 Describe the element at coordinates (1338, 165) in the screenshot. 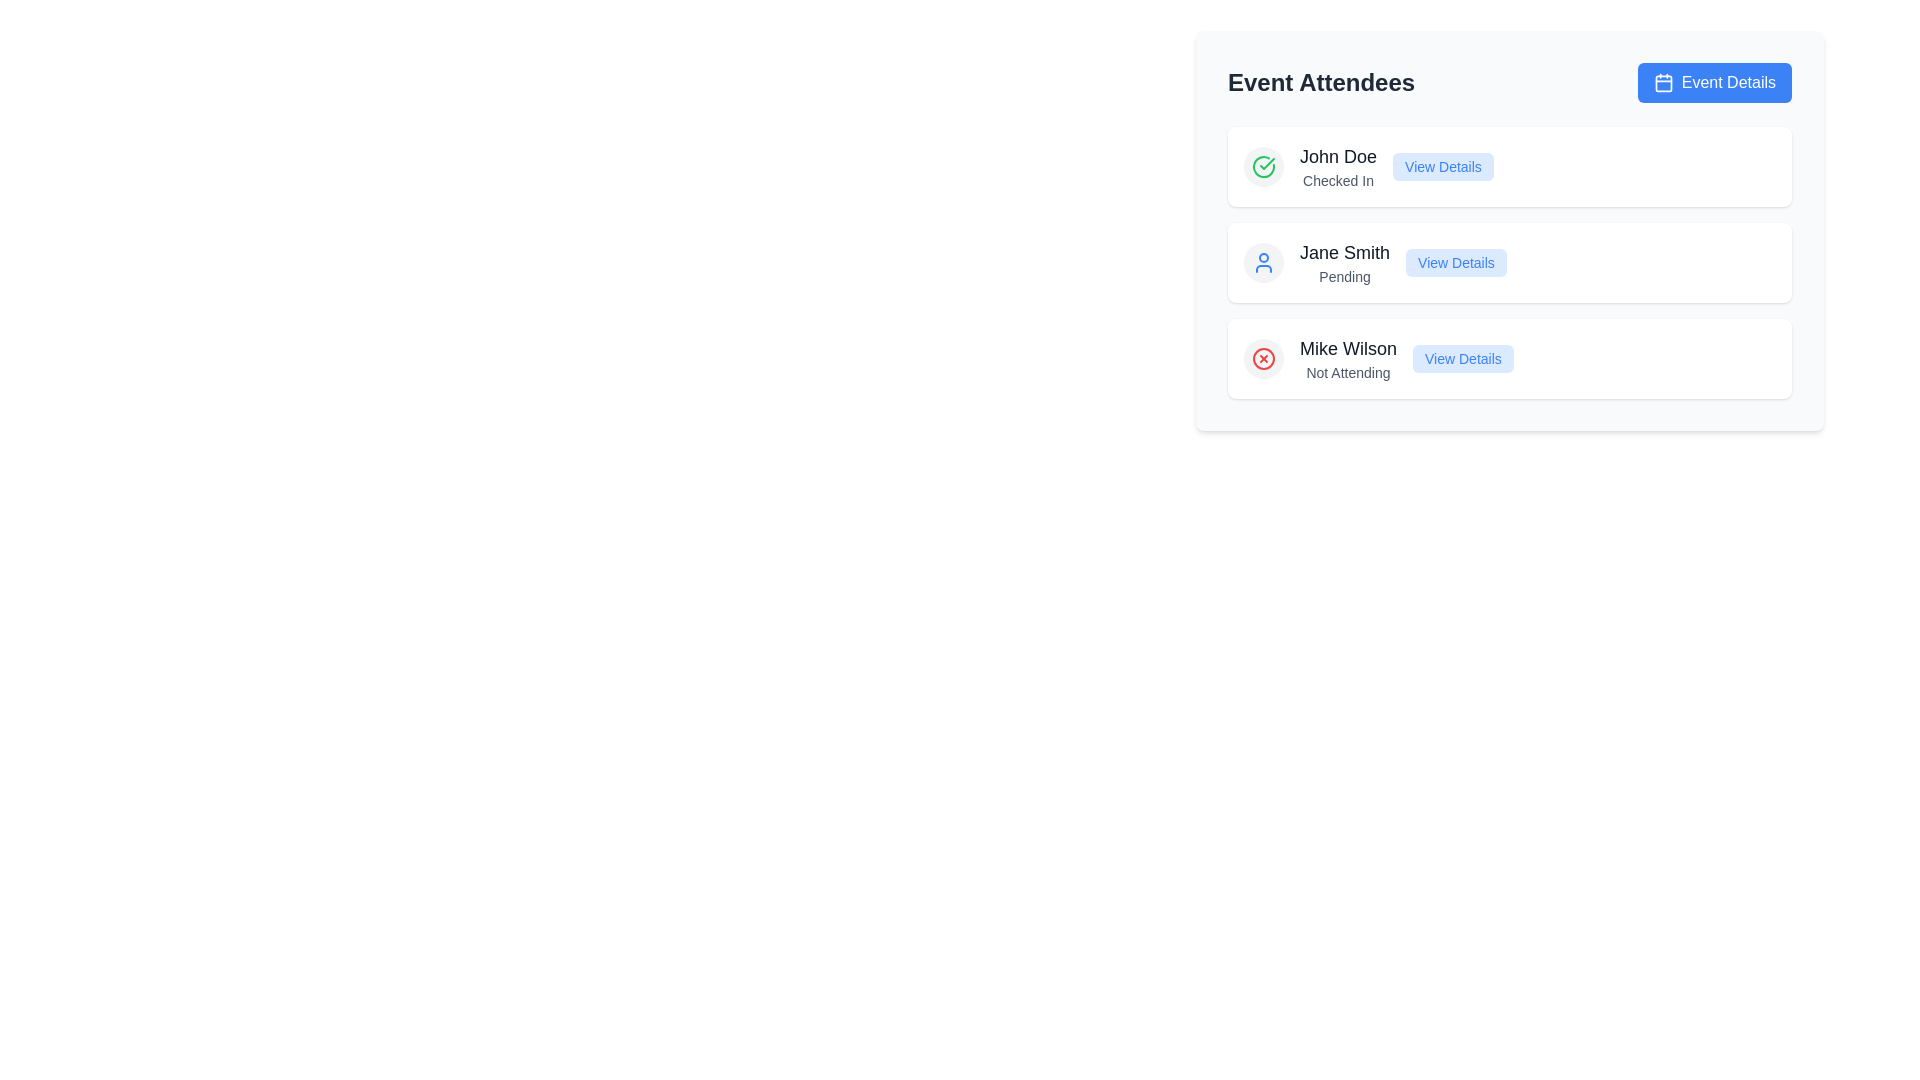

I see `text displayed in the text block containing 'John Doe' and 'Checked In', which is located on a white card under the 'Event Attendees' title, to the right of a green checkmark icon` at that location.